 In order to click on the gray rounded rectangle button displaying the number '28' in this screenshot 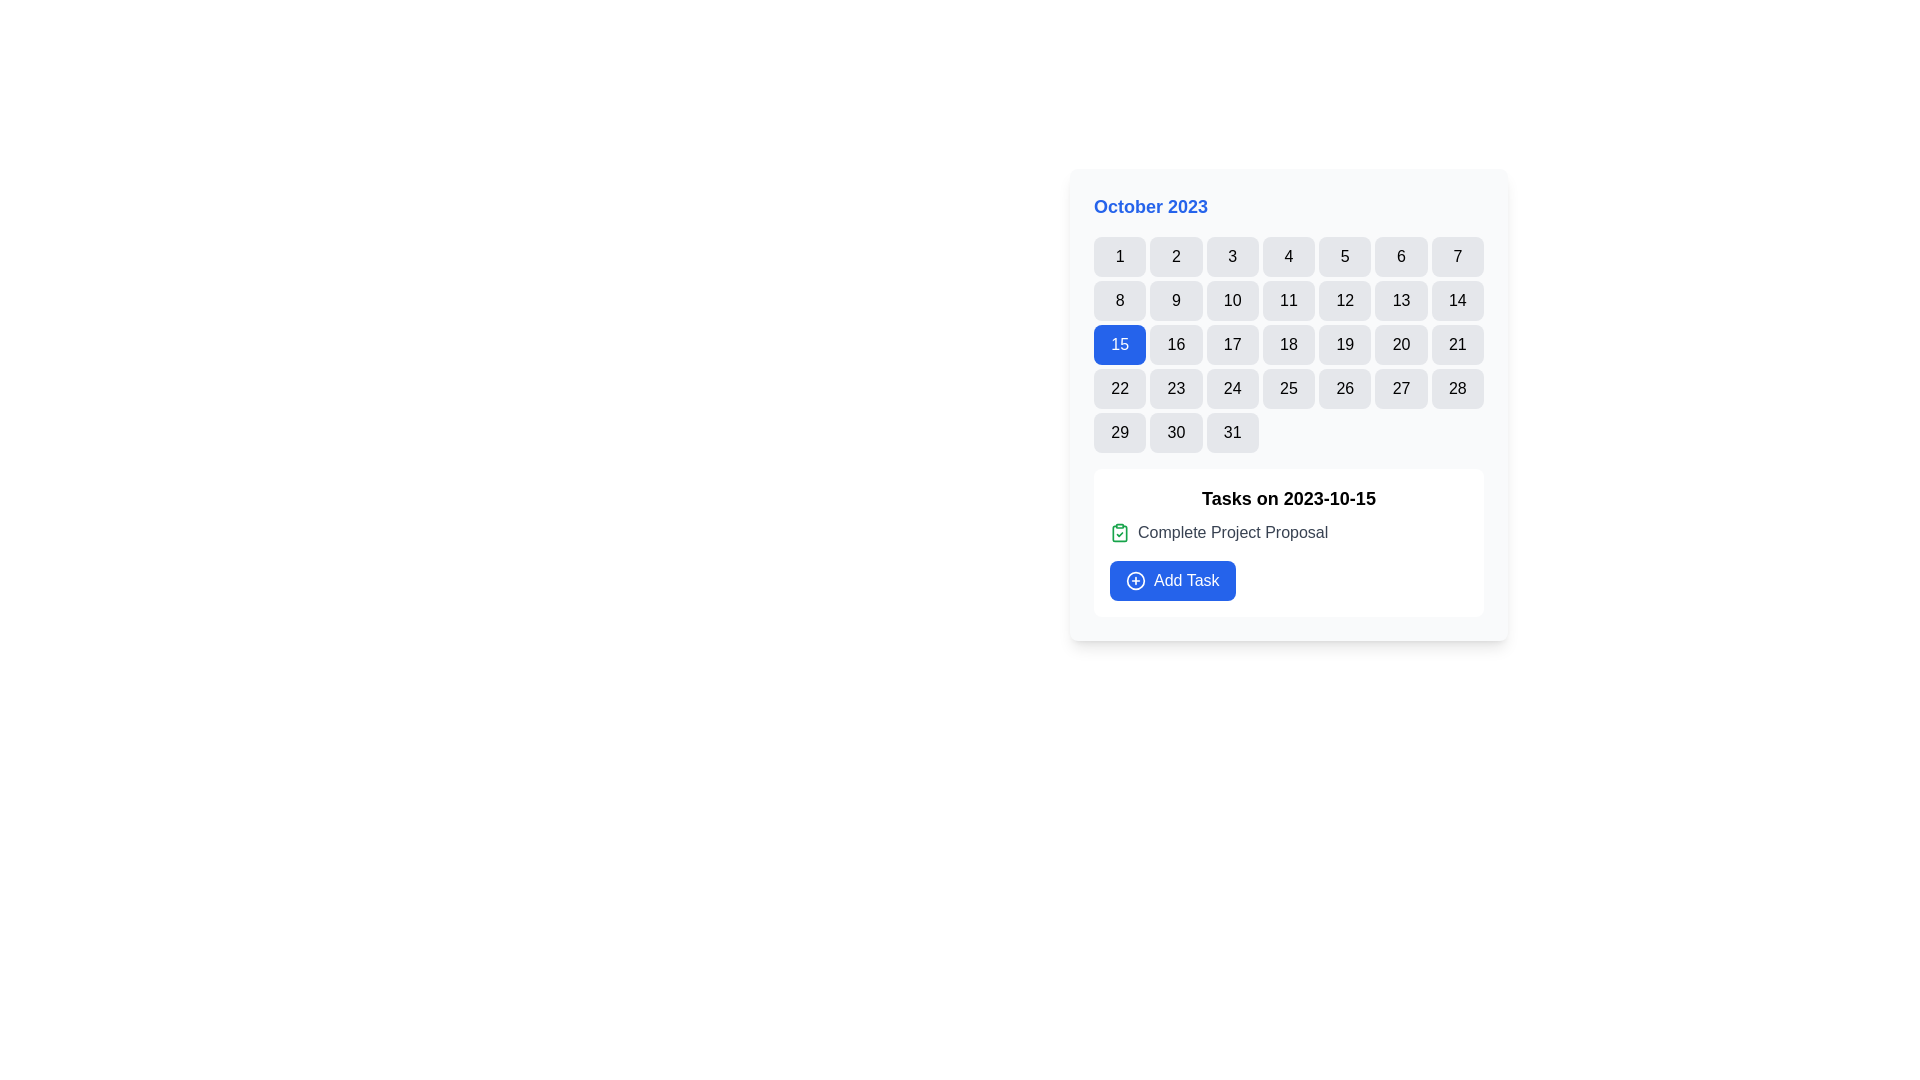, I will do `click(1457, 389)`.